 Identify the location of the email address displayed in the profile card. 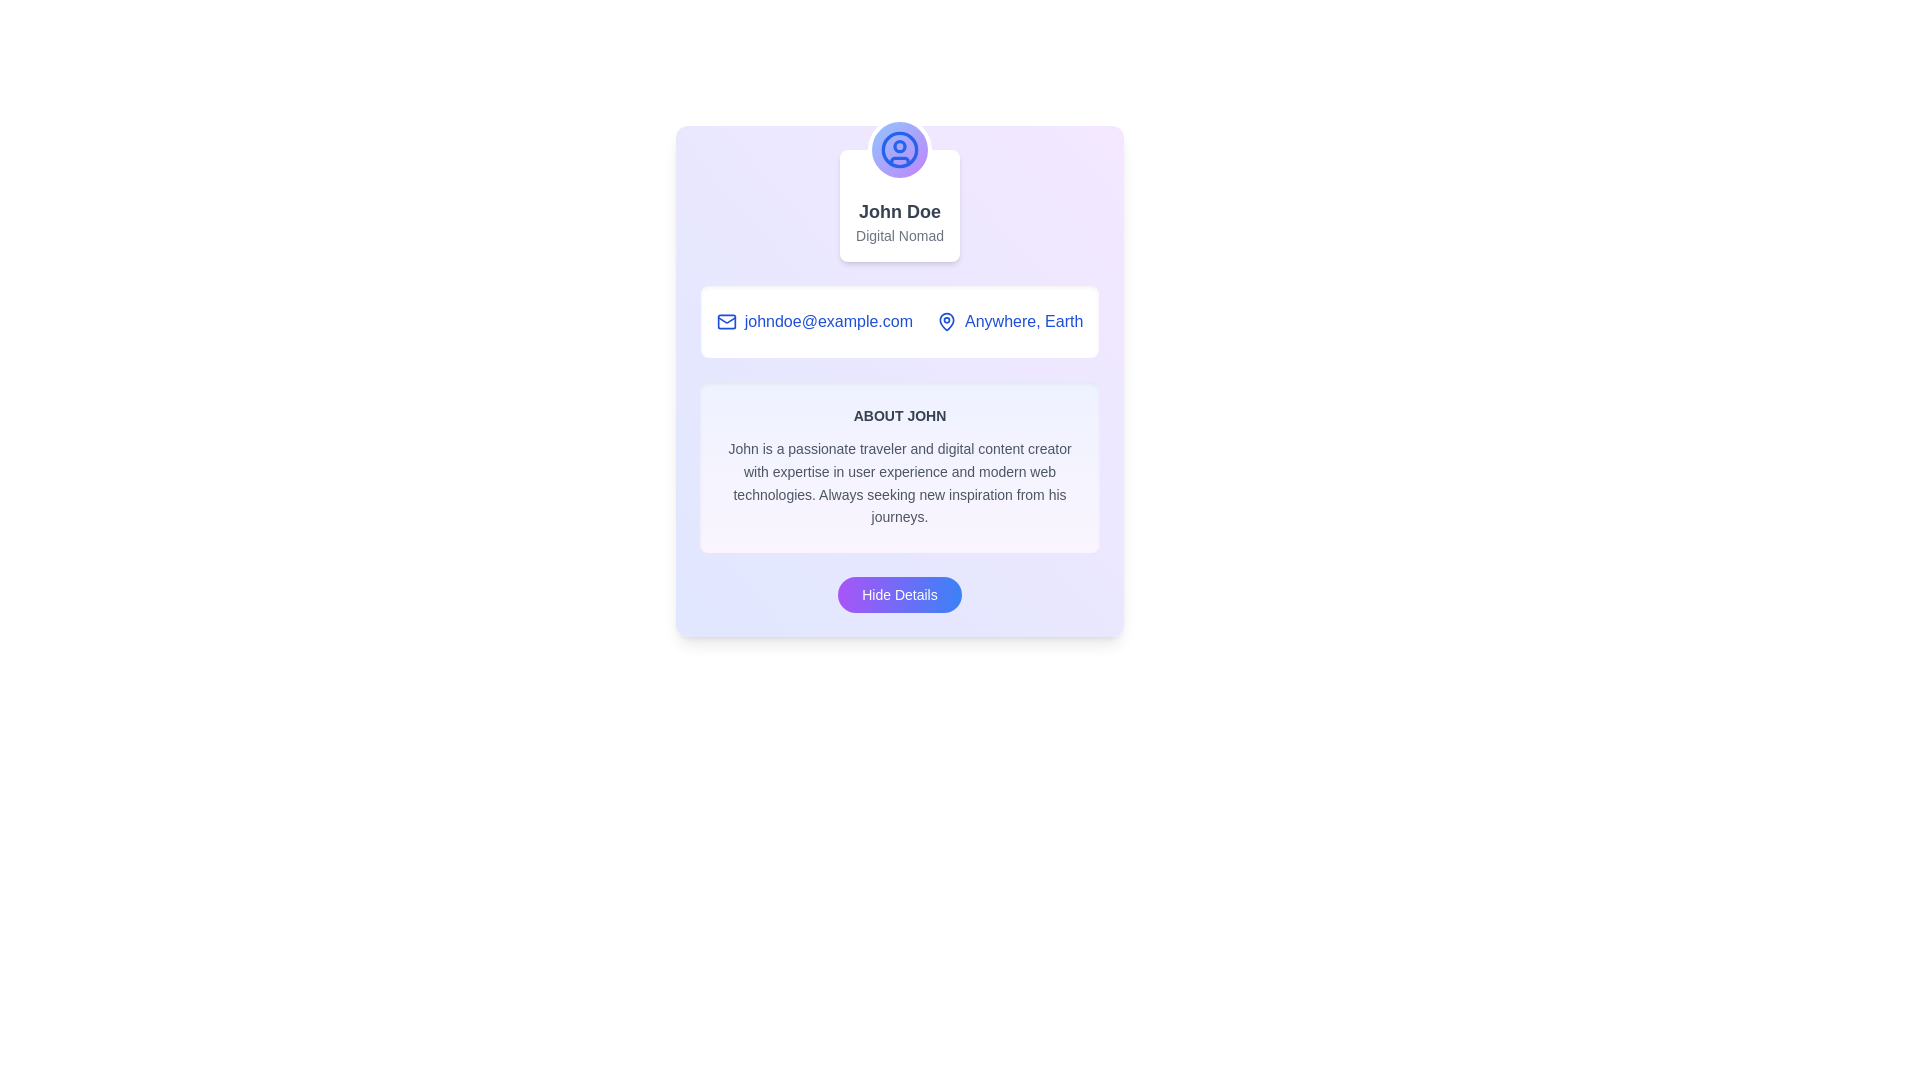
(814, 320).